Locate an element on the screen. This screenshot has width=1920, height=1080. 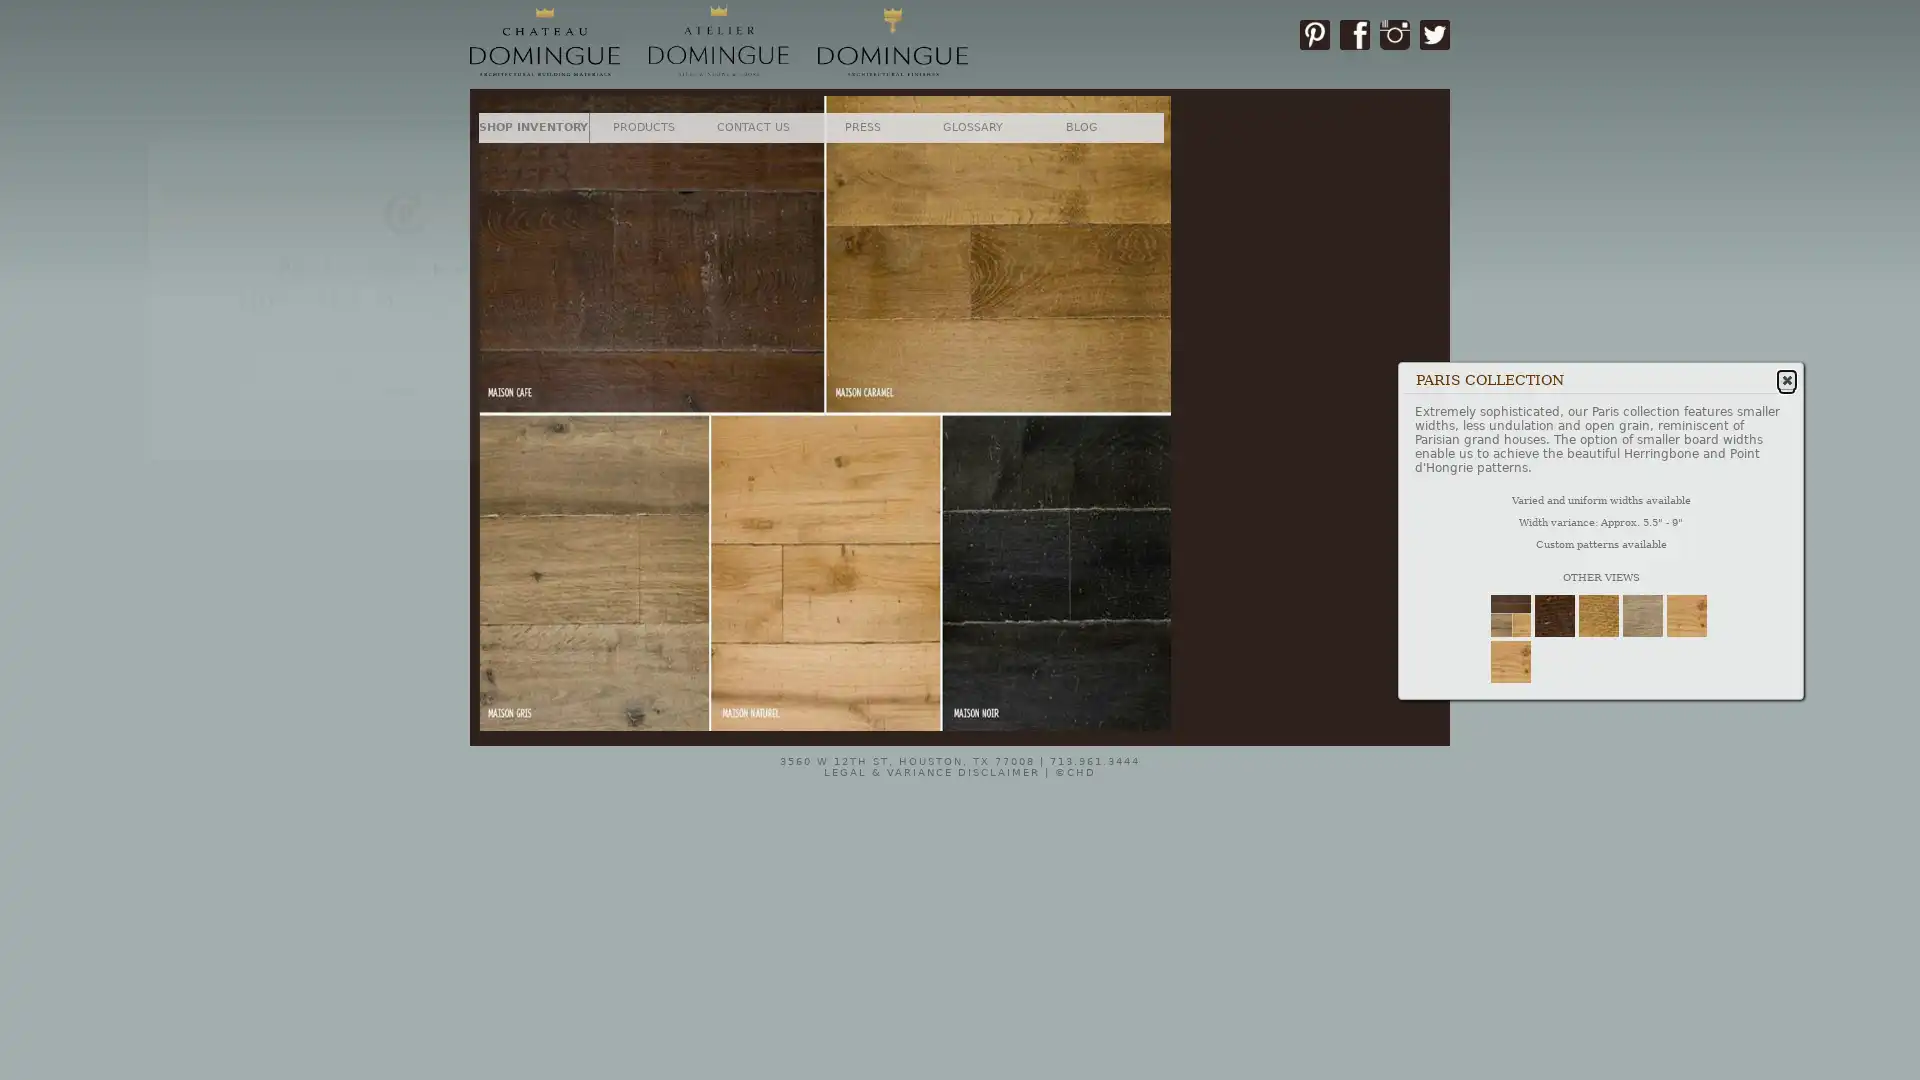
Close is located at coordinates (1785, 378).